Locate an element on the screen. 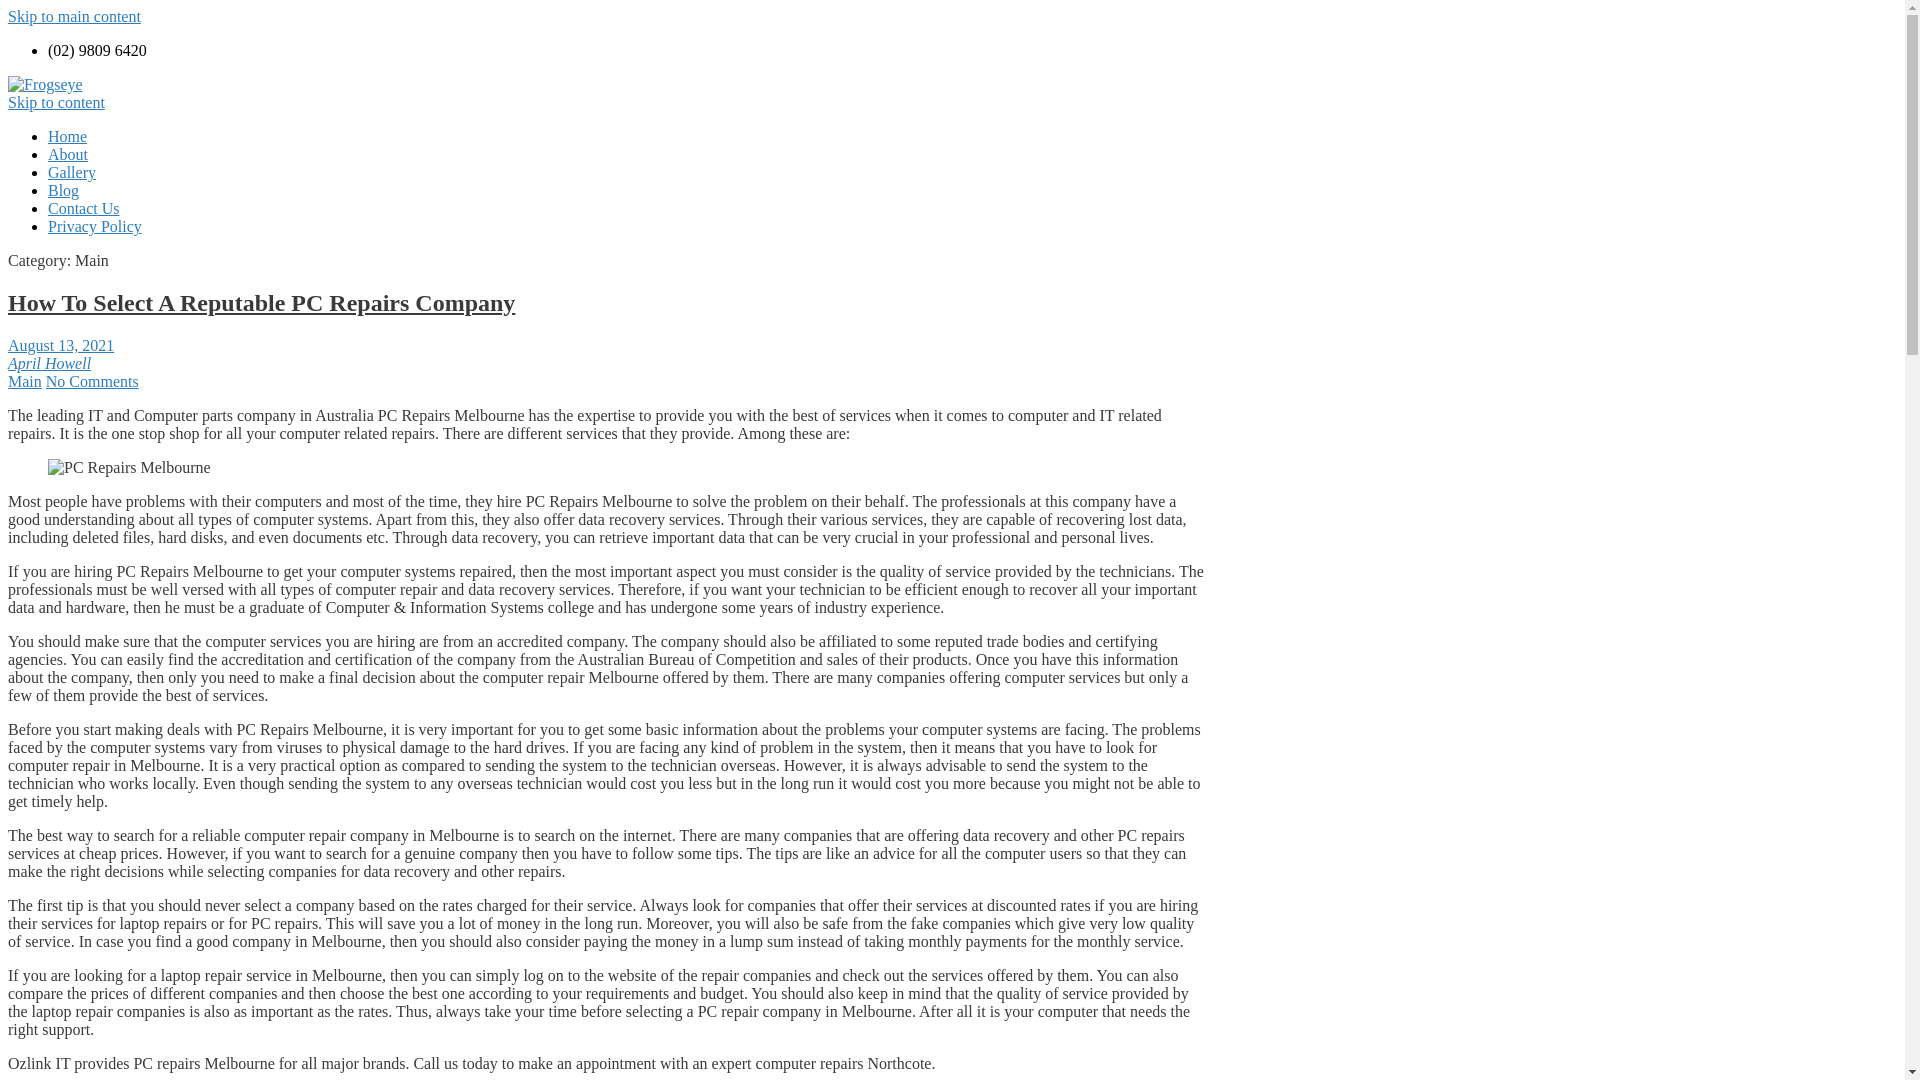  'Skip to content' is located at coordinates (56, 102).